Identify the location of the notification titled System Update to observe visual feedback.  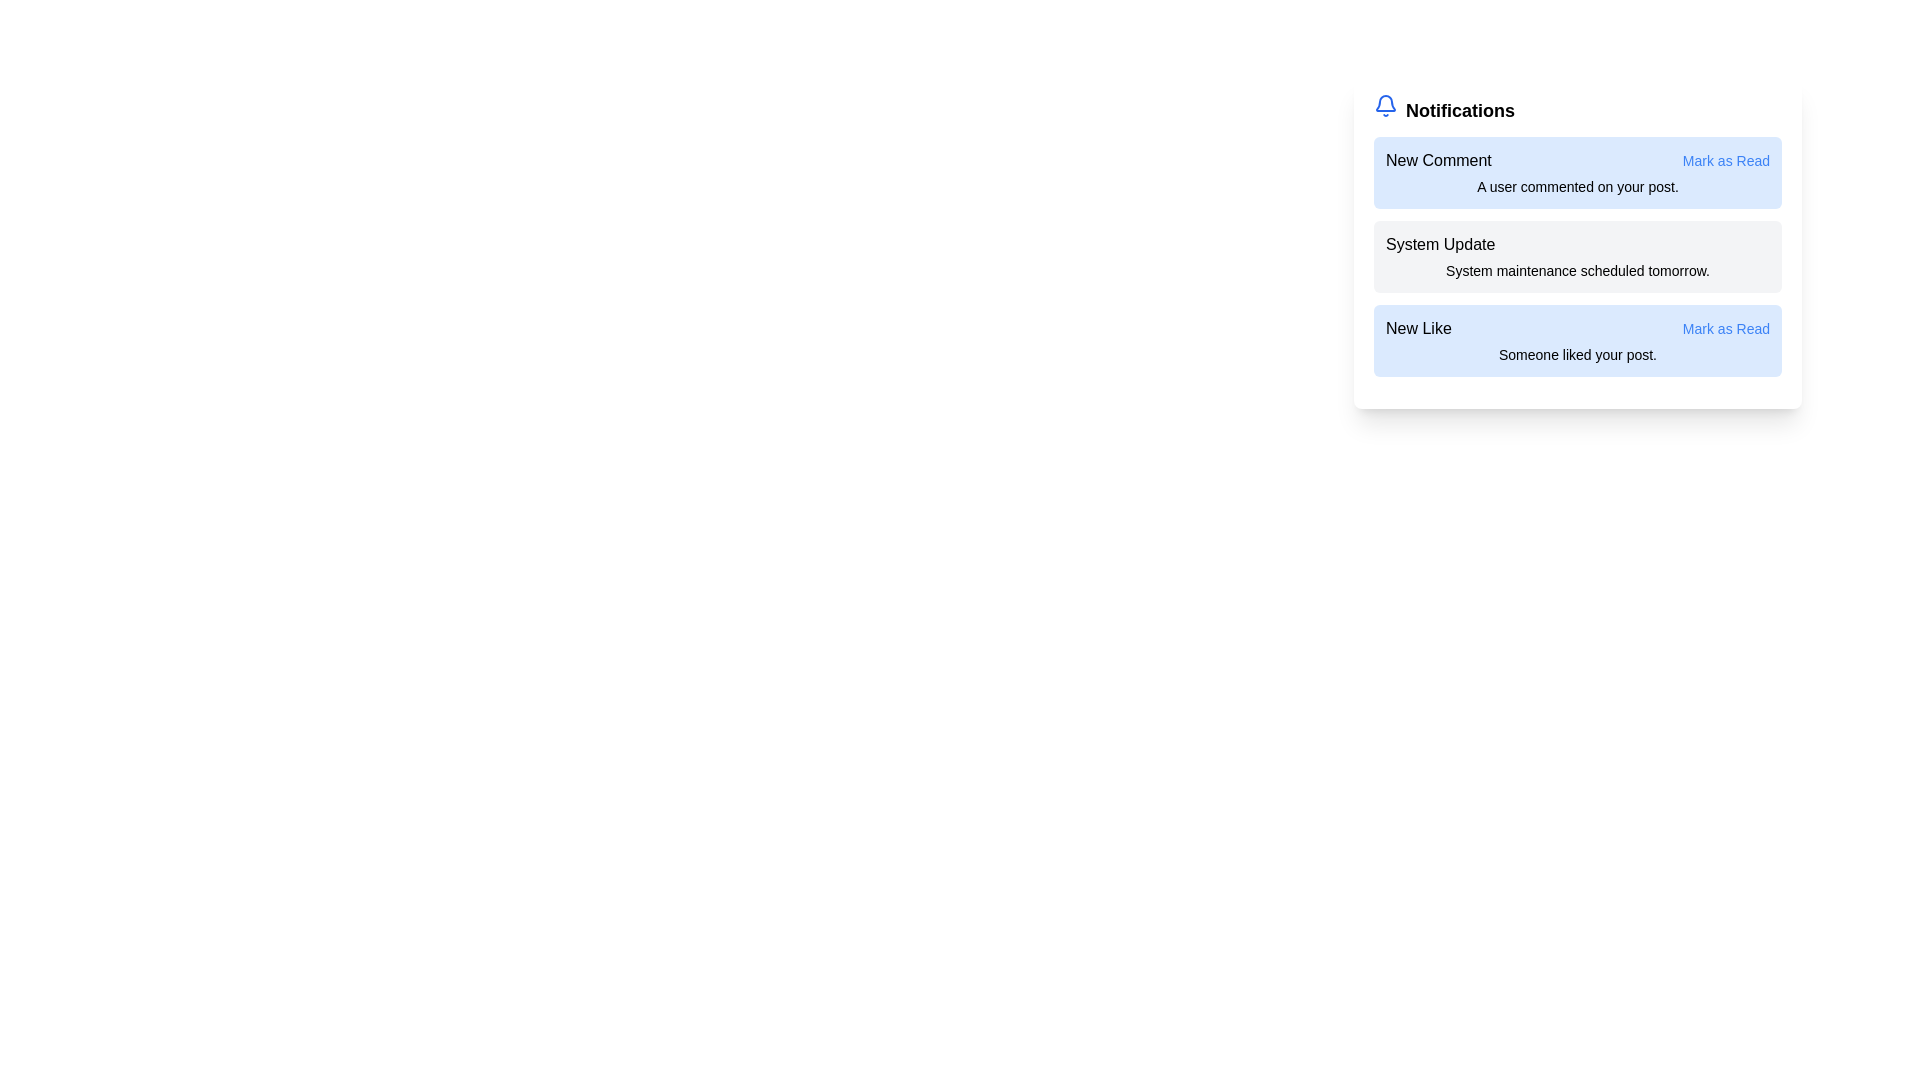
(1577, 256).